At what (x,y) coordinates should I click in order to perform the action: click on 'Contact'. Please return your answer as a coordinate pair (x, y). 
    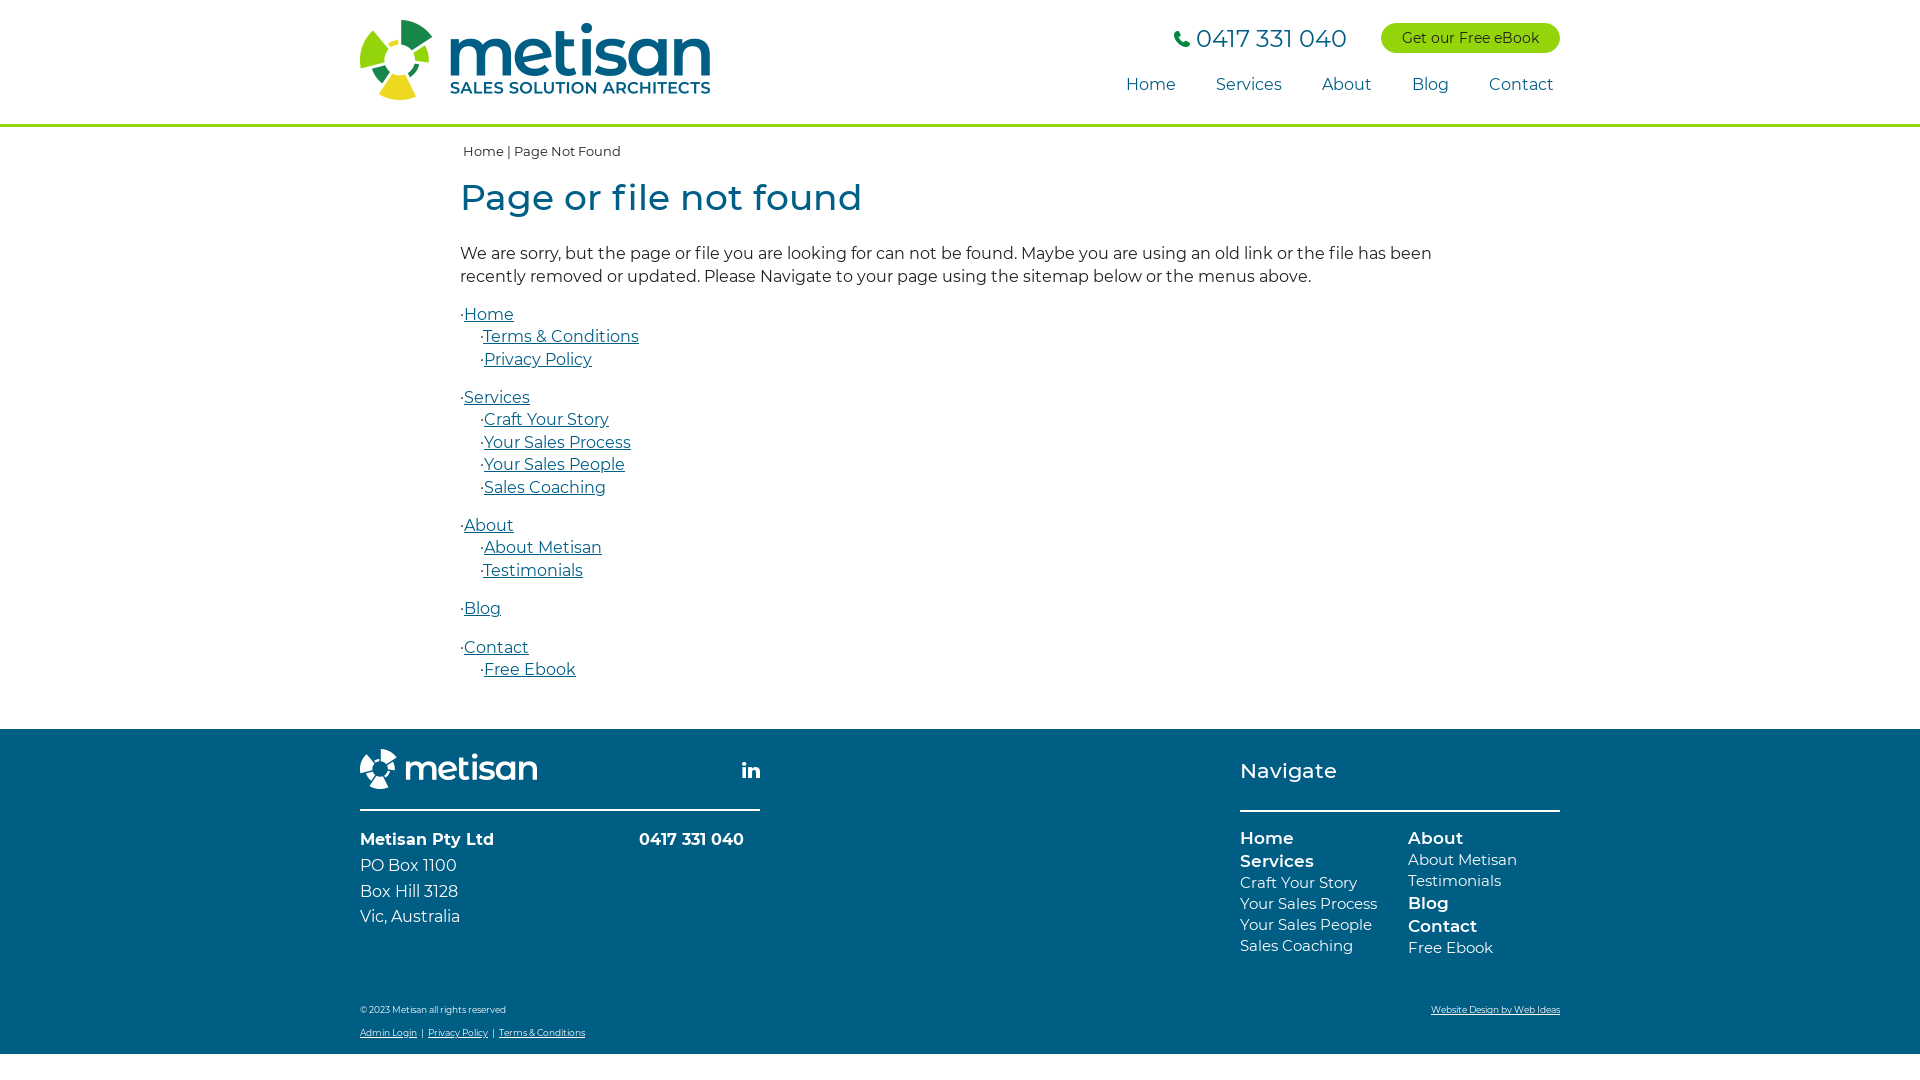
    Looking at the image, I should click on (1442, 925).